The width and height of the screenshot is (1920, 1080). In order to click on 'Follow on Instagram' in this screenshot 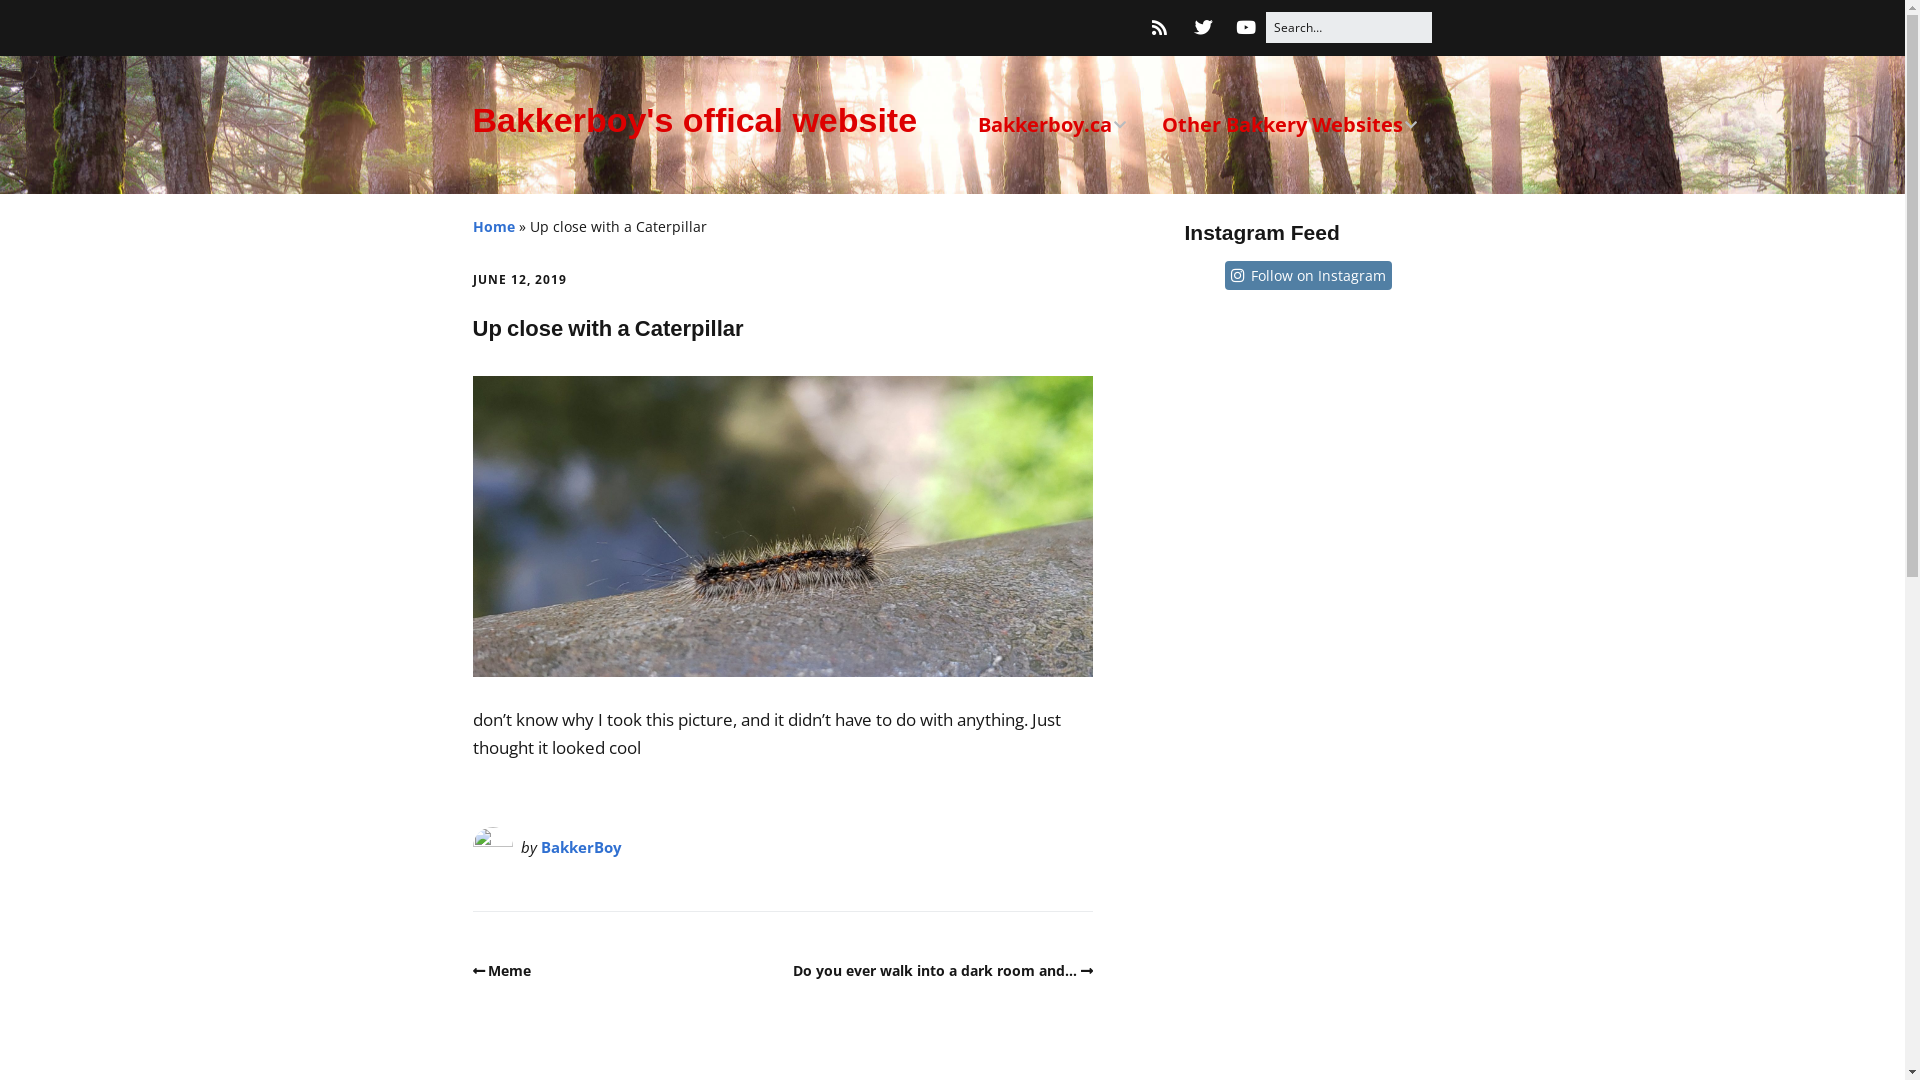, I will do `click(1318, 275)`.